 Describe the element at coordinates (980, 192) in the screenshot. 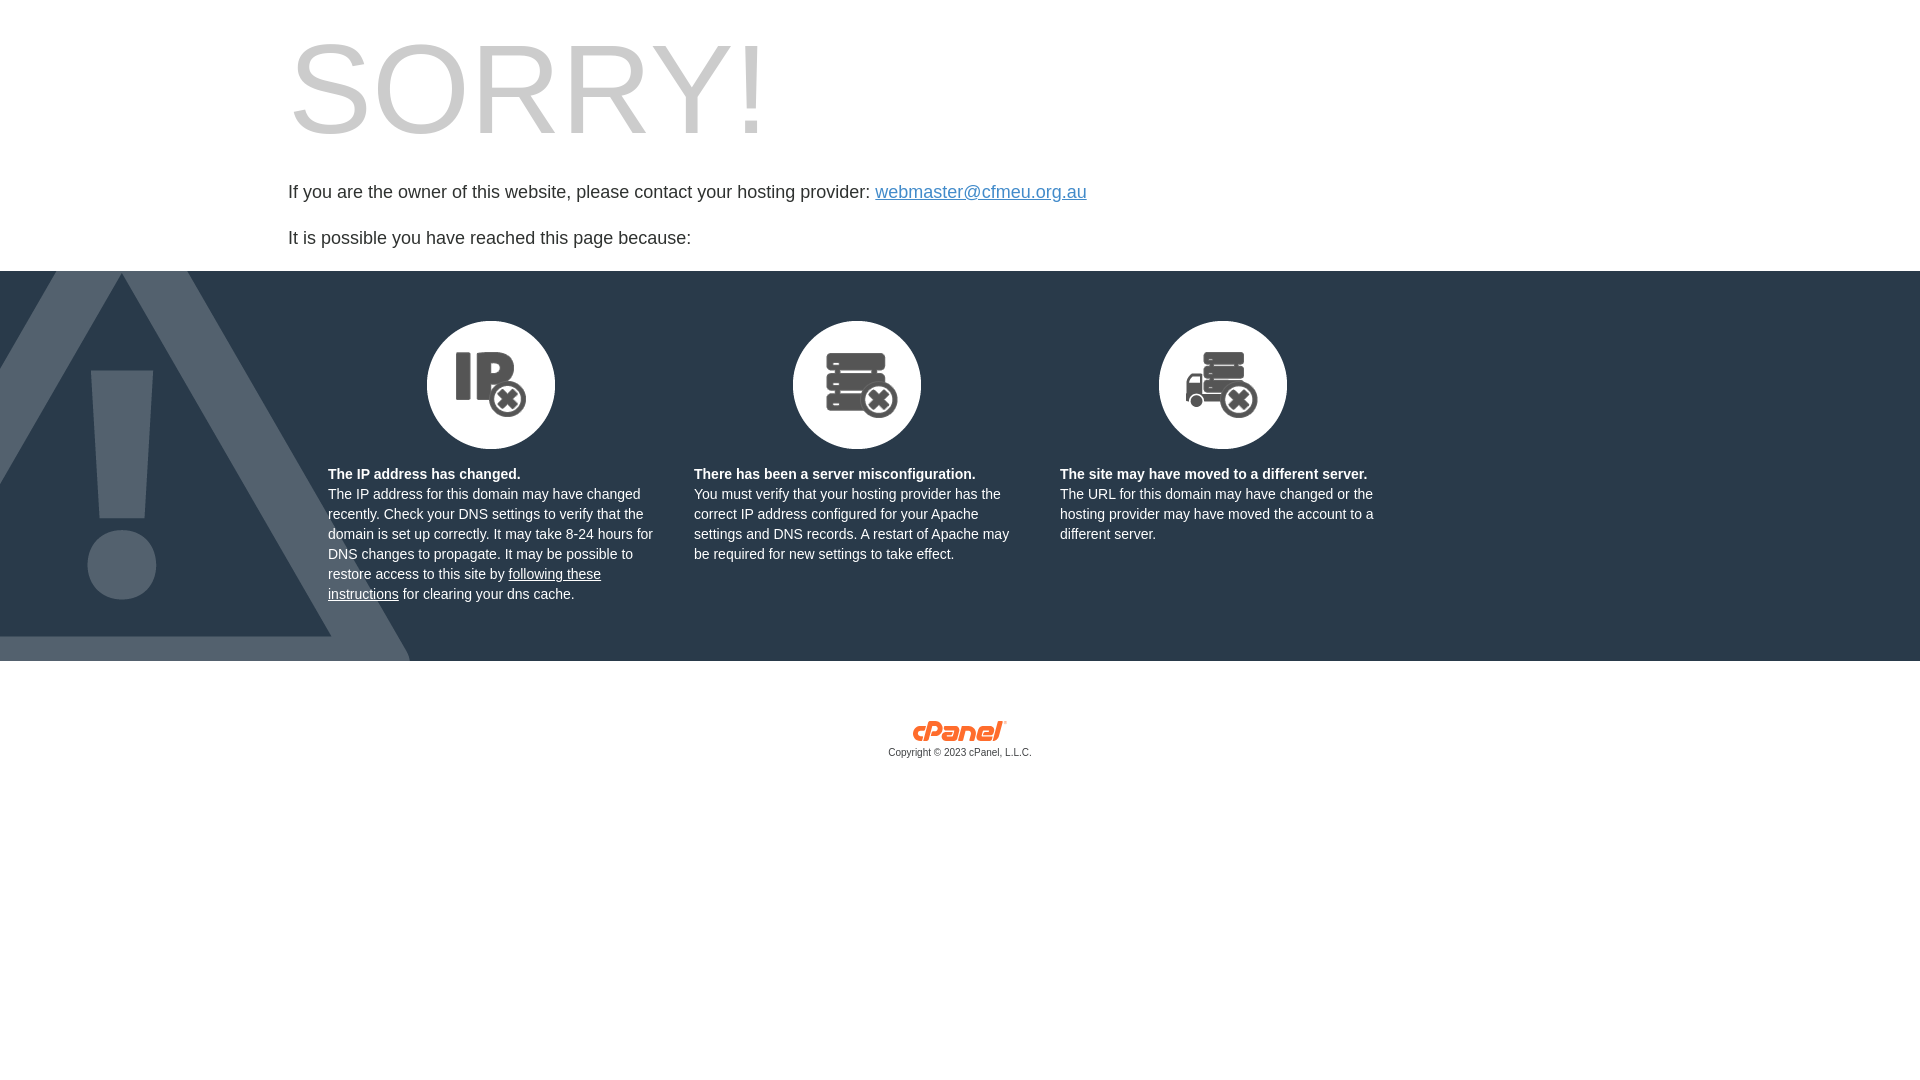

I see `'webmaster@cfmeu.org.au'` at that location.